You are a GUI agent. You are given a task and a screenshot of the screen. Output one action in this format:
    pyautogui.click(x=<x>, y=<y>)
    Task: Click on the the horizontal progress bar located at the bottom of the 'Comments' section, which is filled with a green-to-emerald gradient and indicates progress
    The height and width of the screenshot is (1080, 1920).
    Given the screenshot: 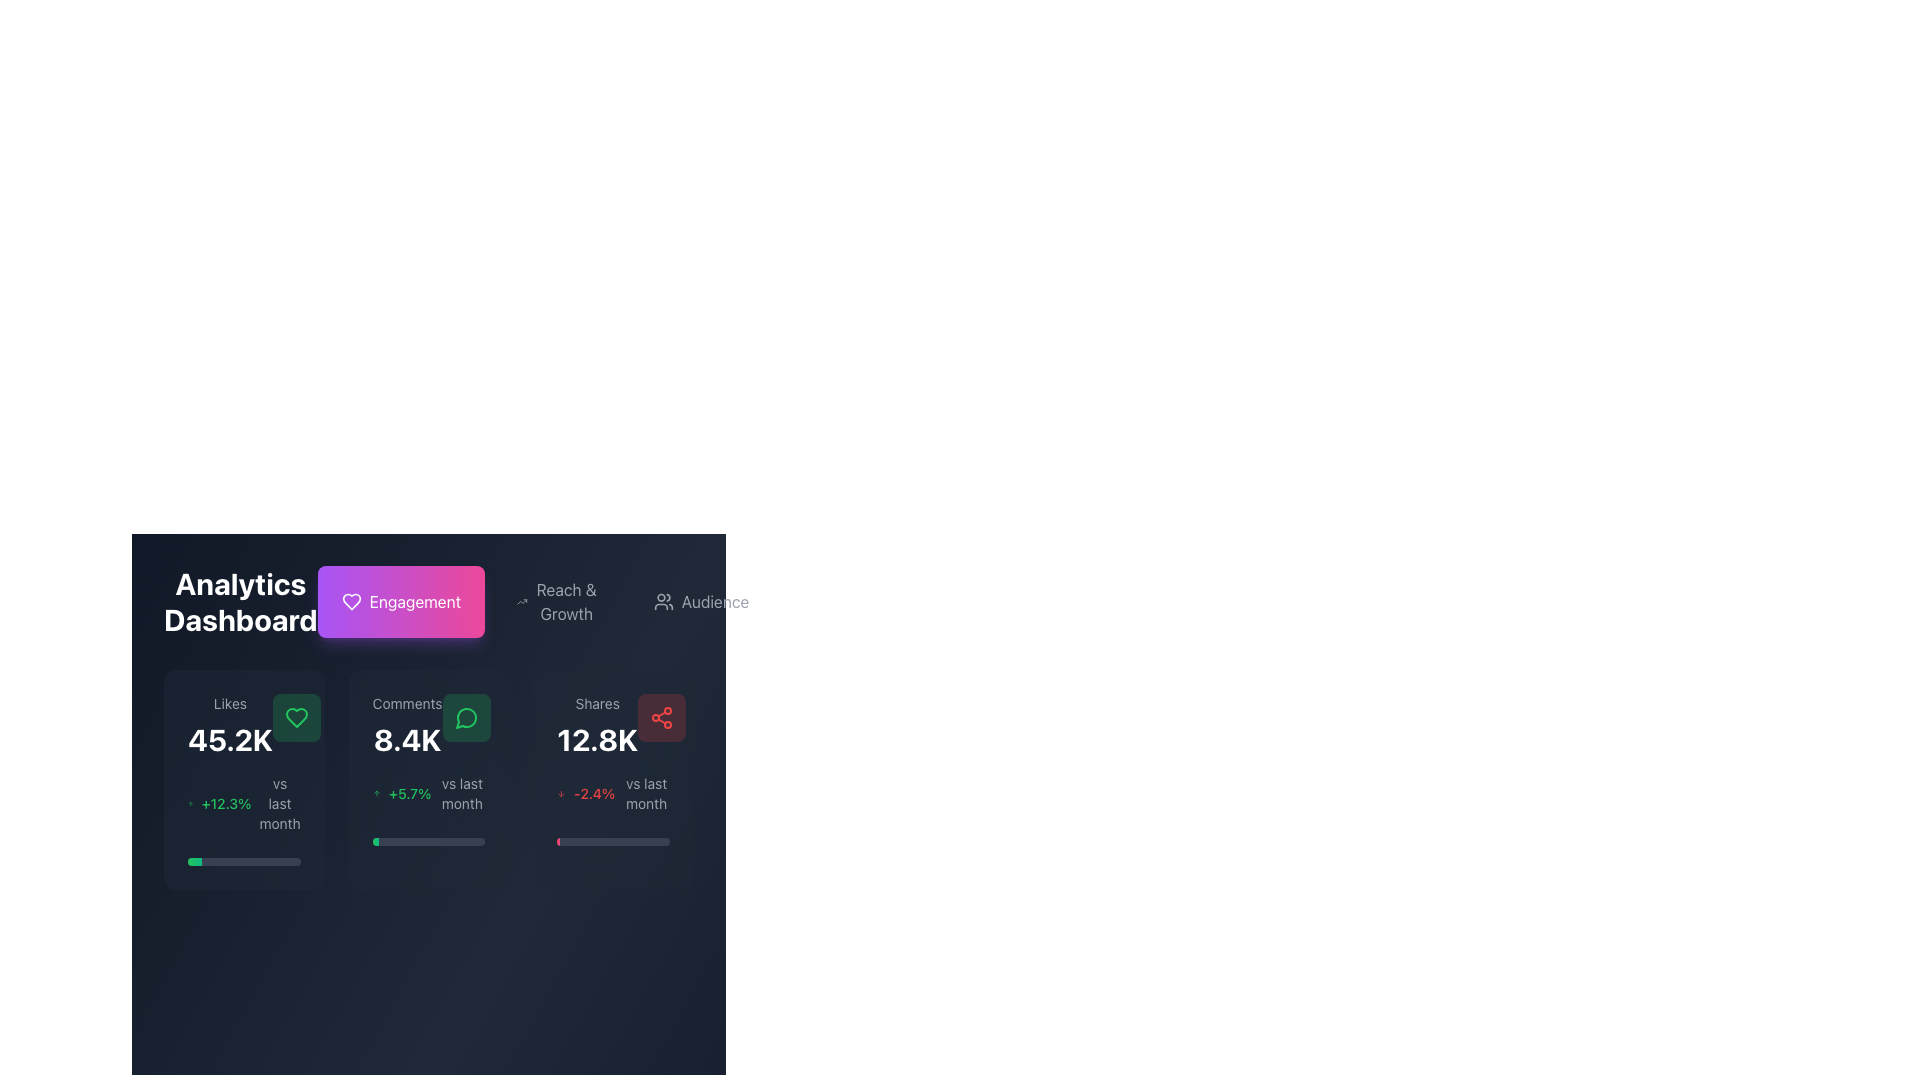 What is the action you would take?
    pyautogui.click(x=427, y=841)
    